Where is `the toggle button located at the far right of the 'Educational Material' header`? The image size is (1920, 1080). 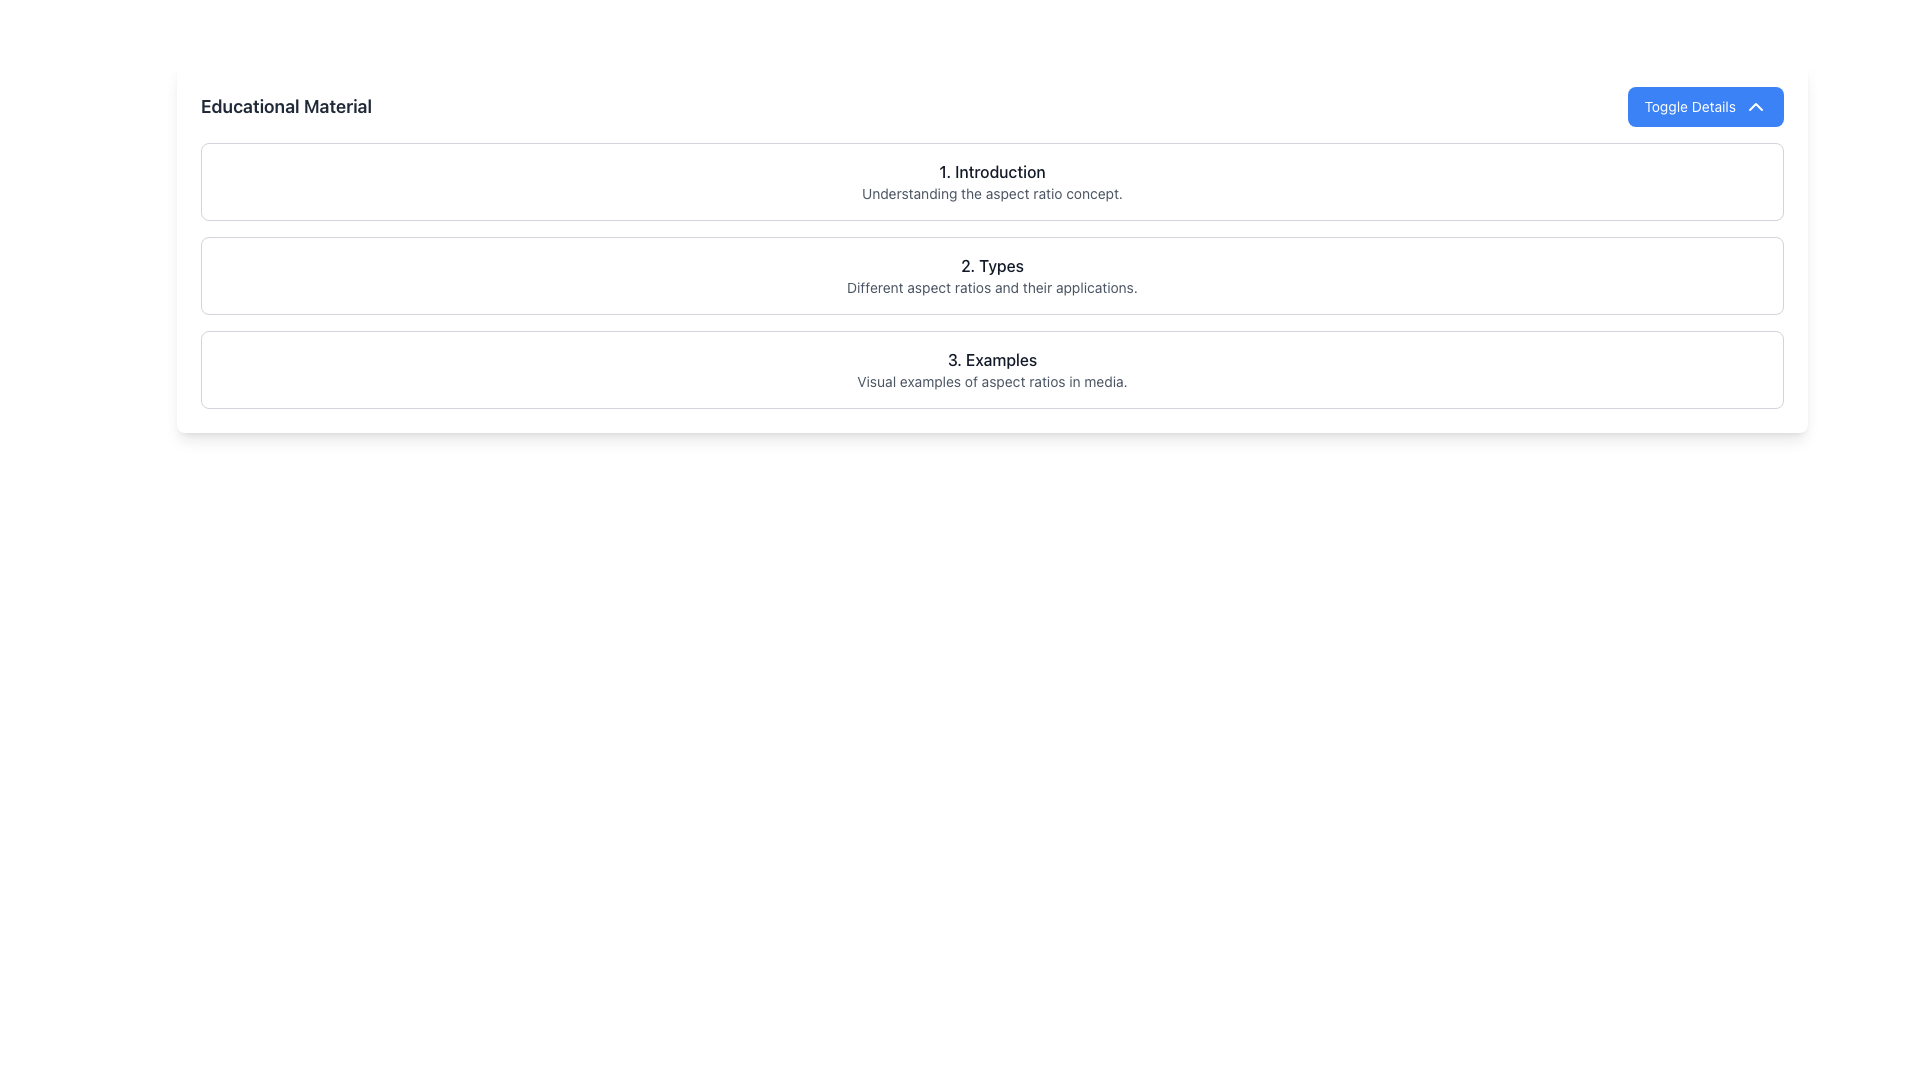
the toggle button located at the far right of the 'Educational Material' header is located at coordinates (1705, 107).